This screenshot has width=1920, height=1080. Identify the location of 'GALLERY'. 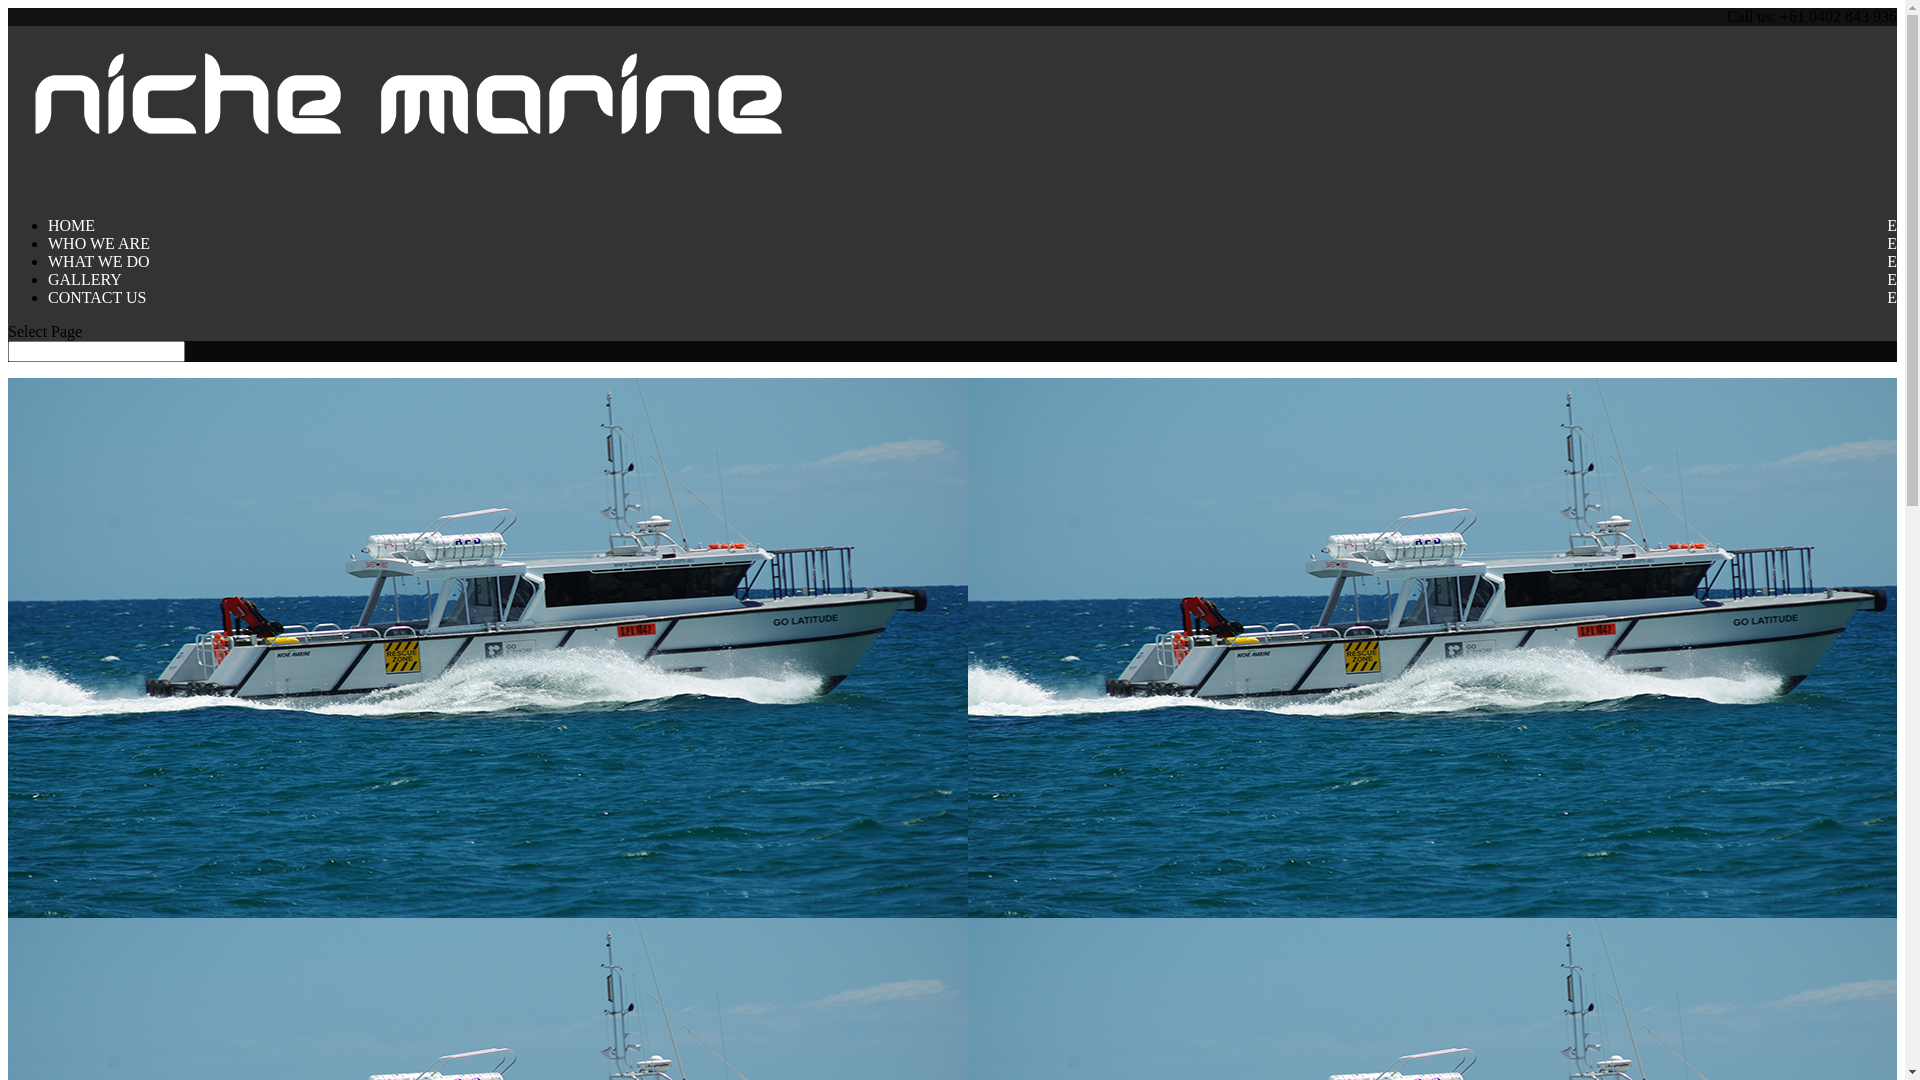
(84, 294).